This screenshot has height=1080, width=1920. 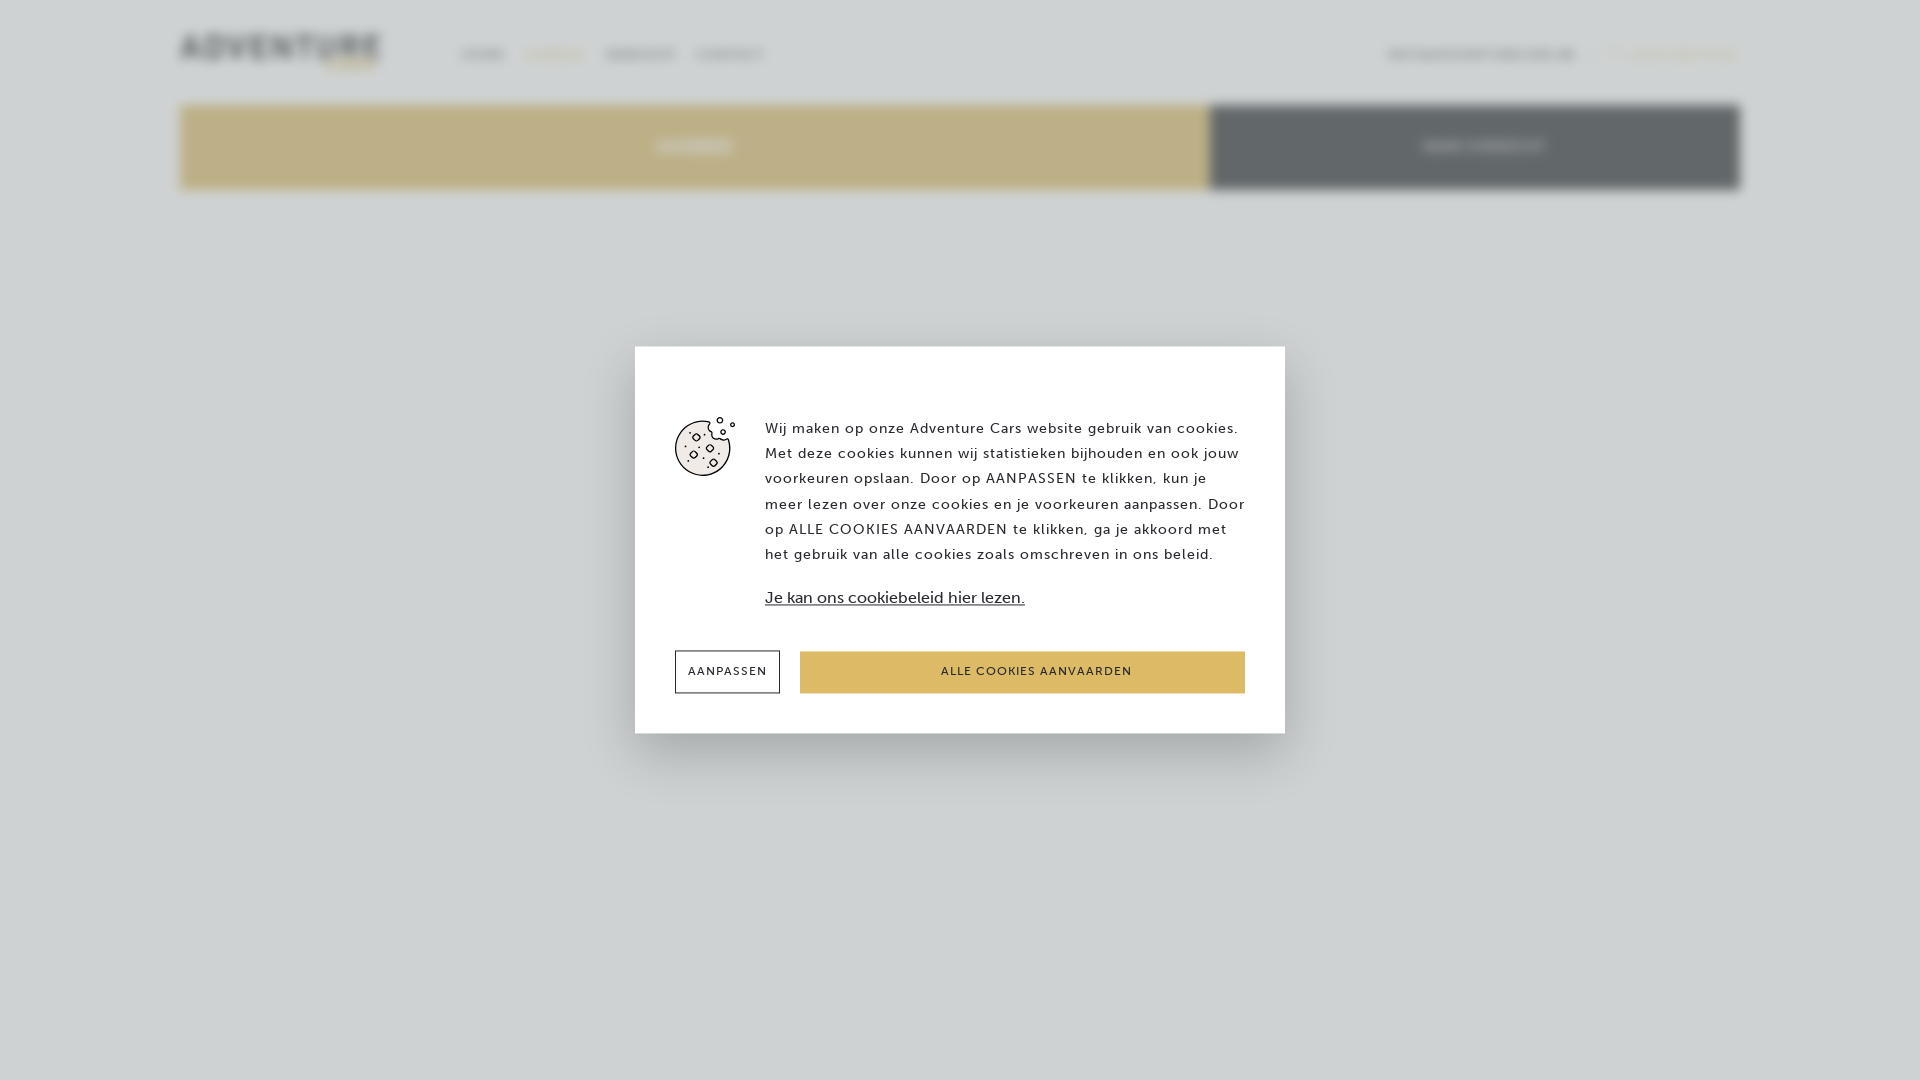 I want to click on 'AANPASSEN', so click(x=675, y=671).